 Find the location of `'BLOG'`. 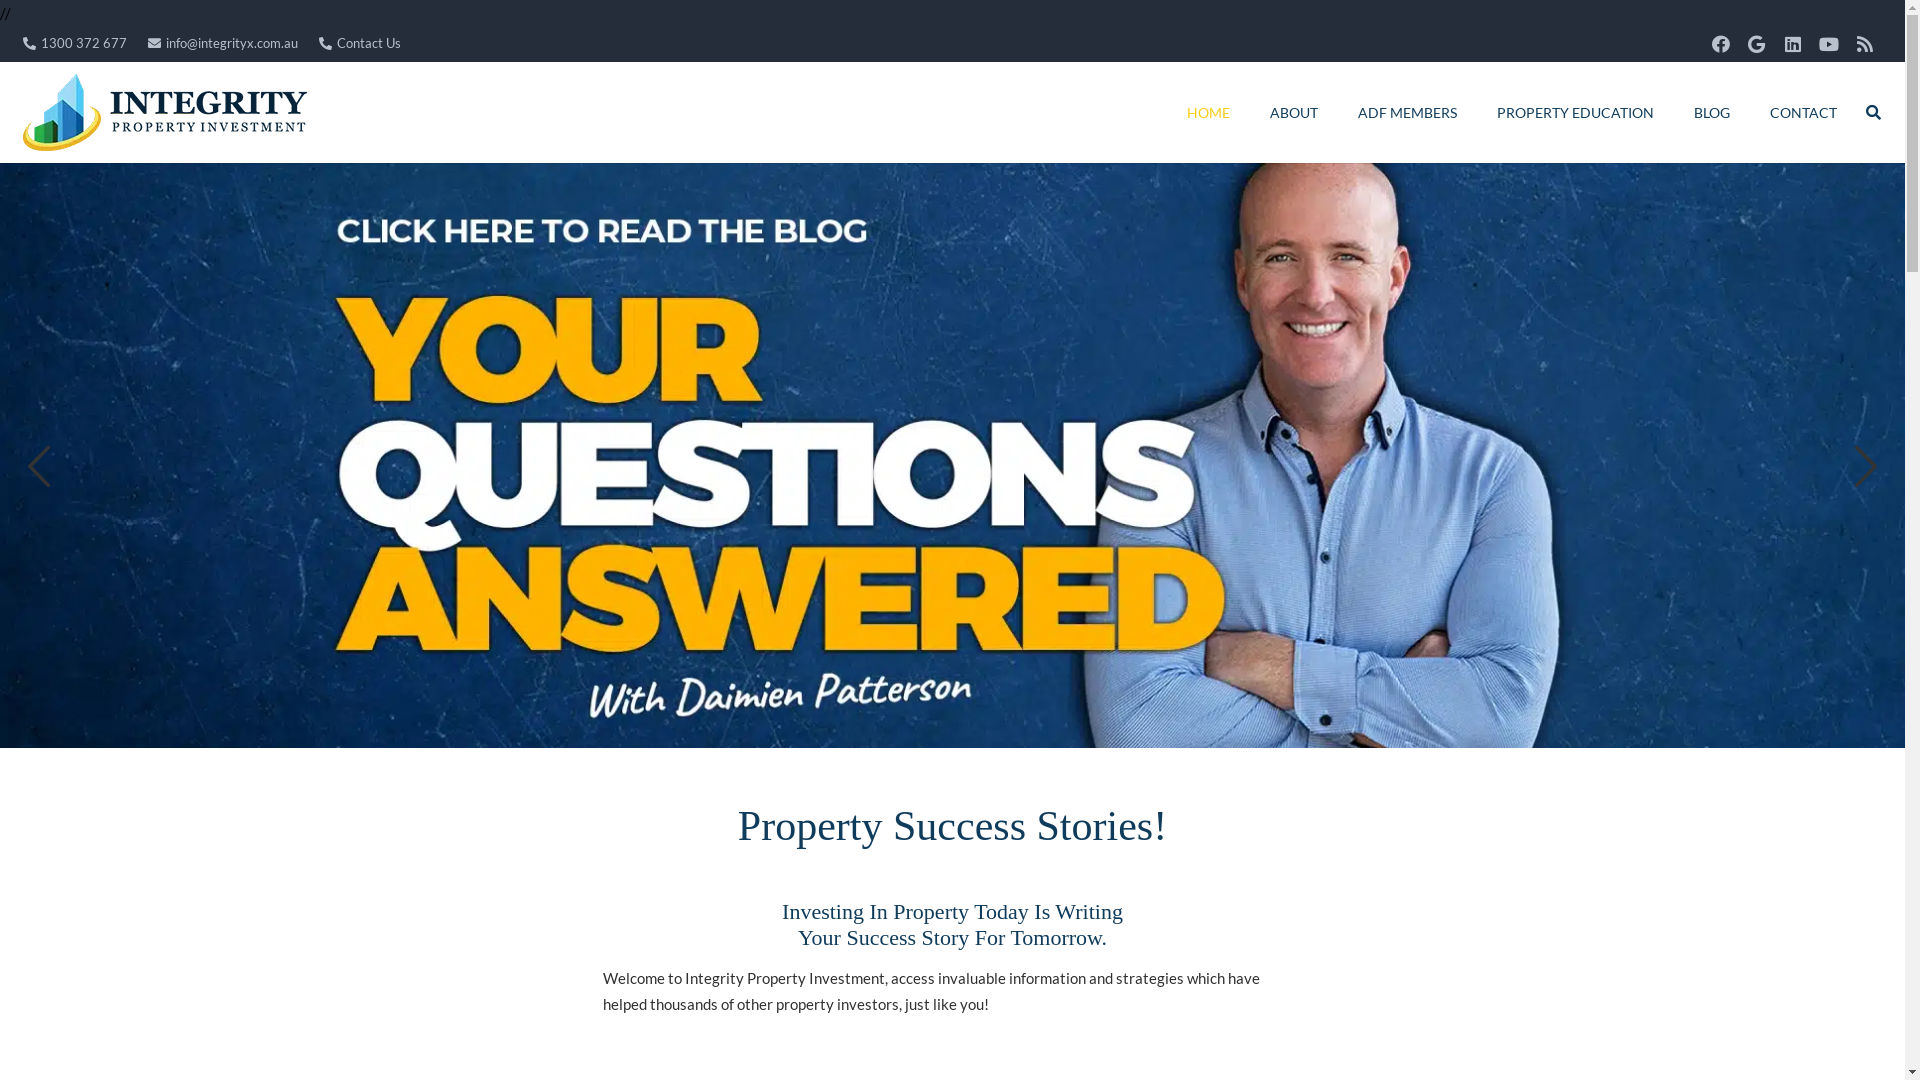

'BLOG' is located at coordinates (1711, 112).